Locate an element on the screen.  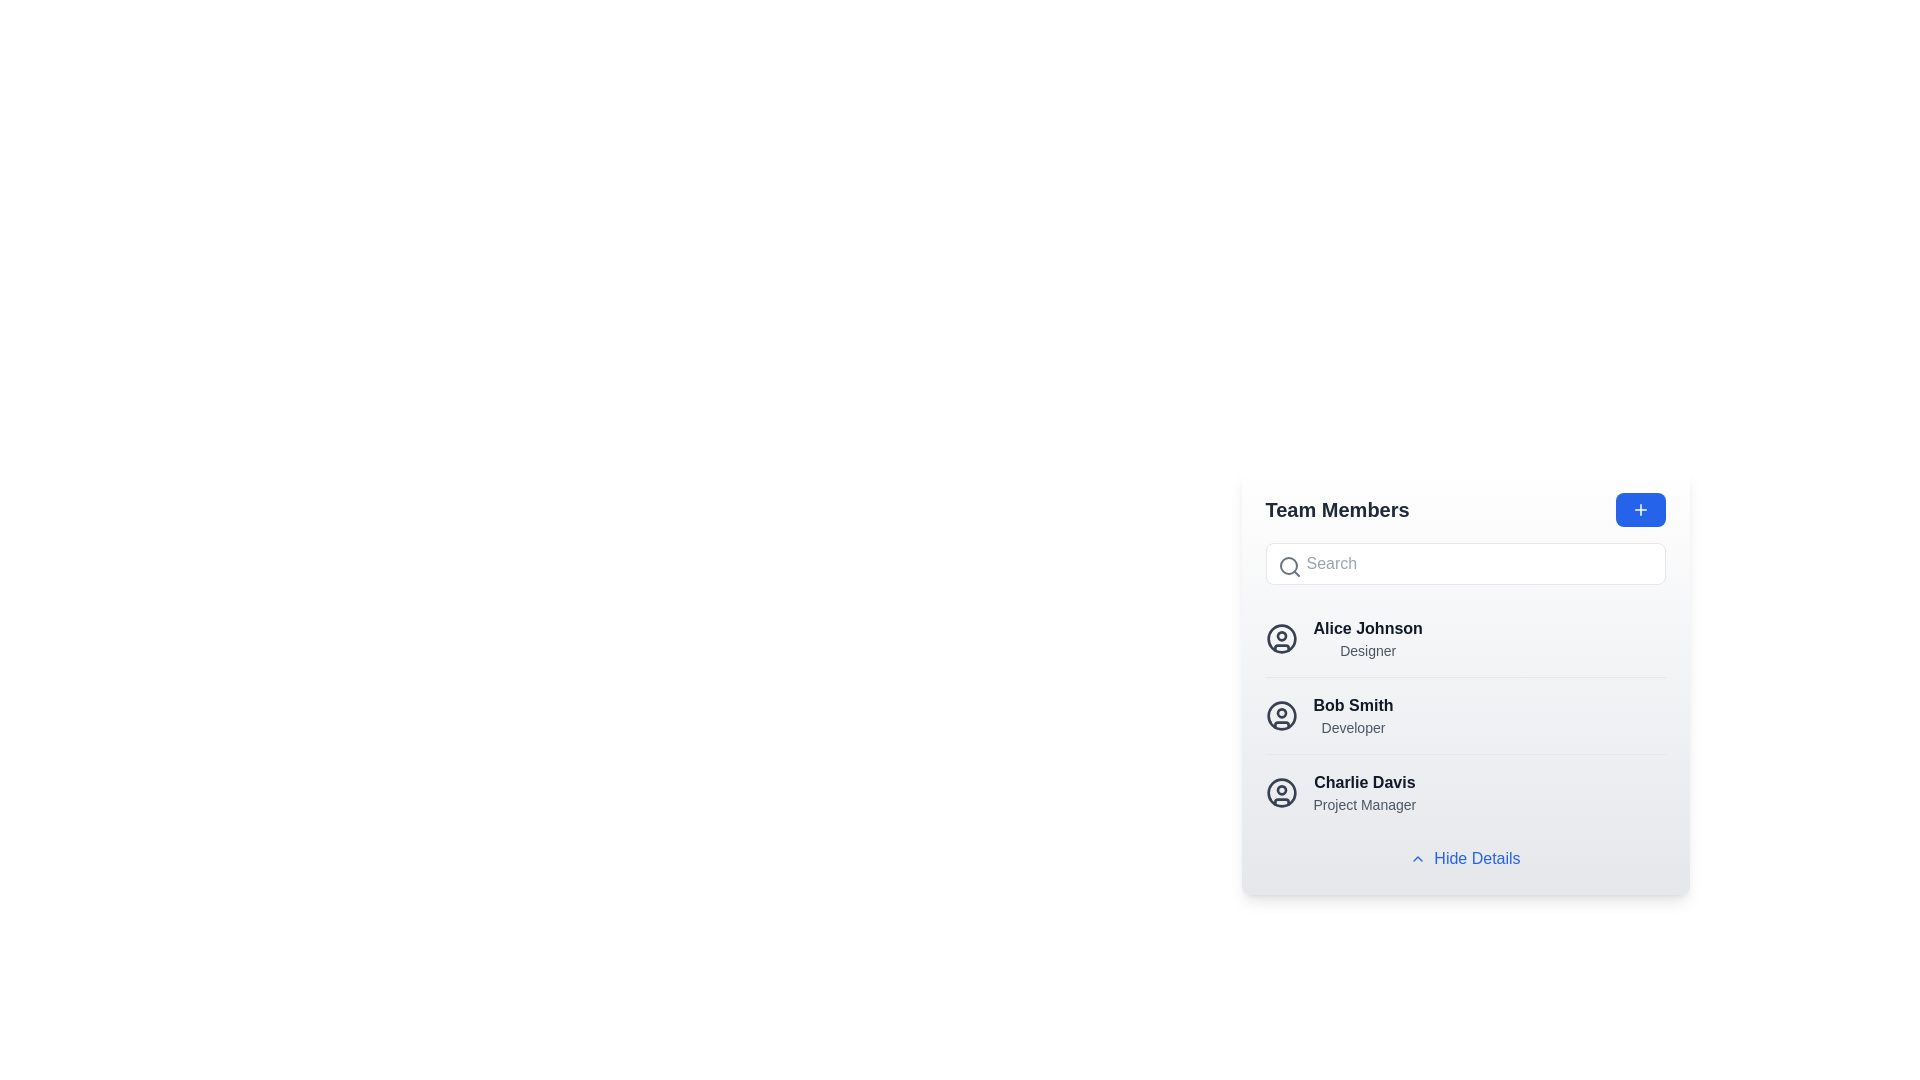
the text label 'Alice Johnson' in the 'Team Members' section is located at coordinates (1367, 639).